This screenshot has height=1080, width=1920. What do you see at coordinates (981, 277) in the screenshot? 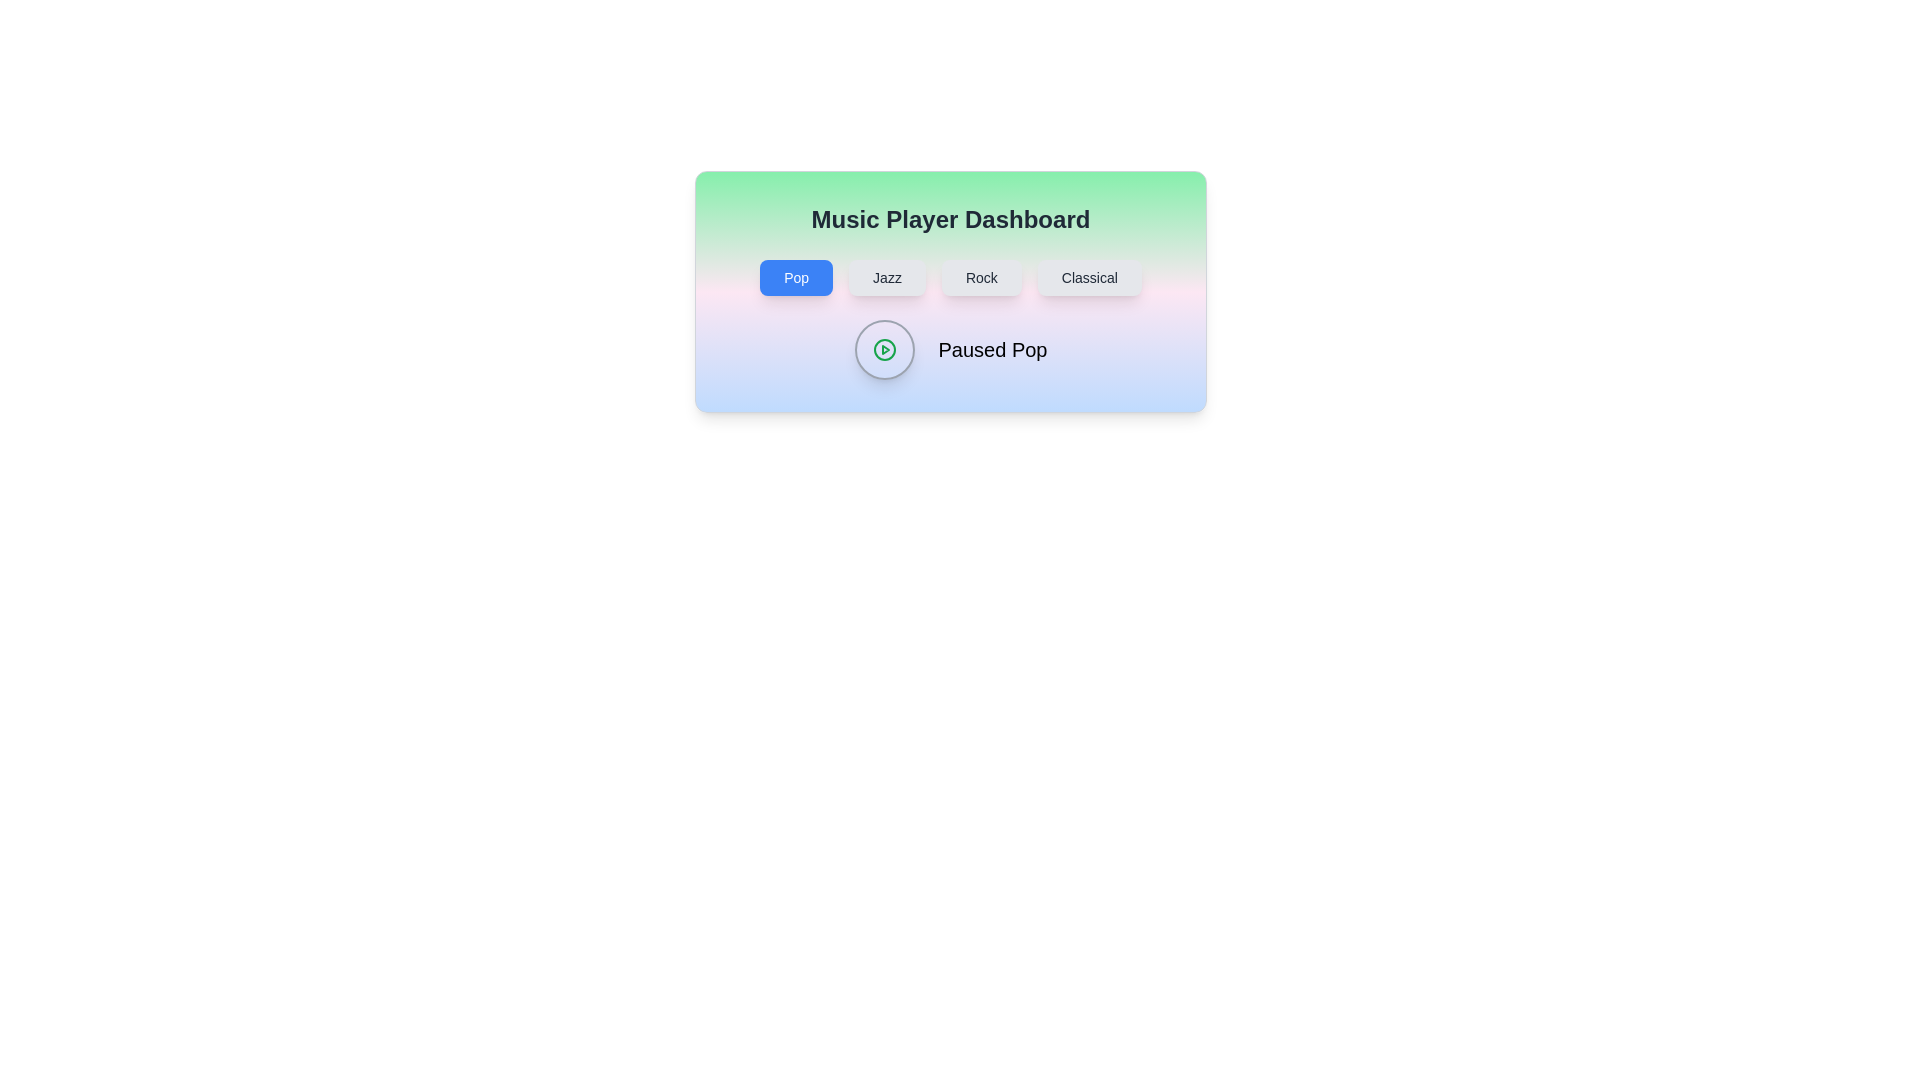
I see `the button corresponding to the genre Rock to select it` at bounding box center [981, 277].